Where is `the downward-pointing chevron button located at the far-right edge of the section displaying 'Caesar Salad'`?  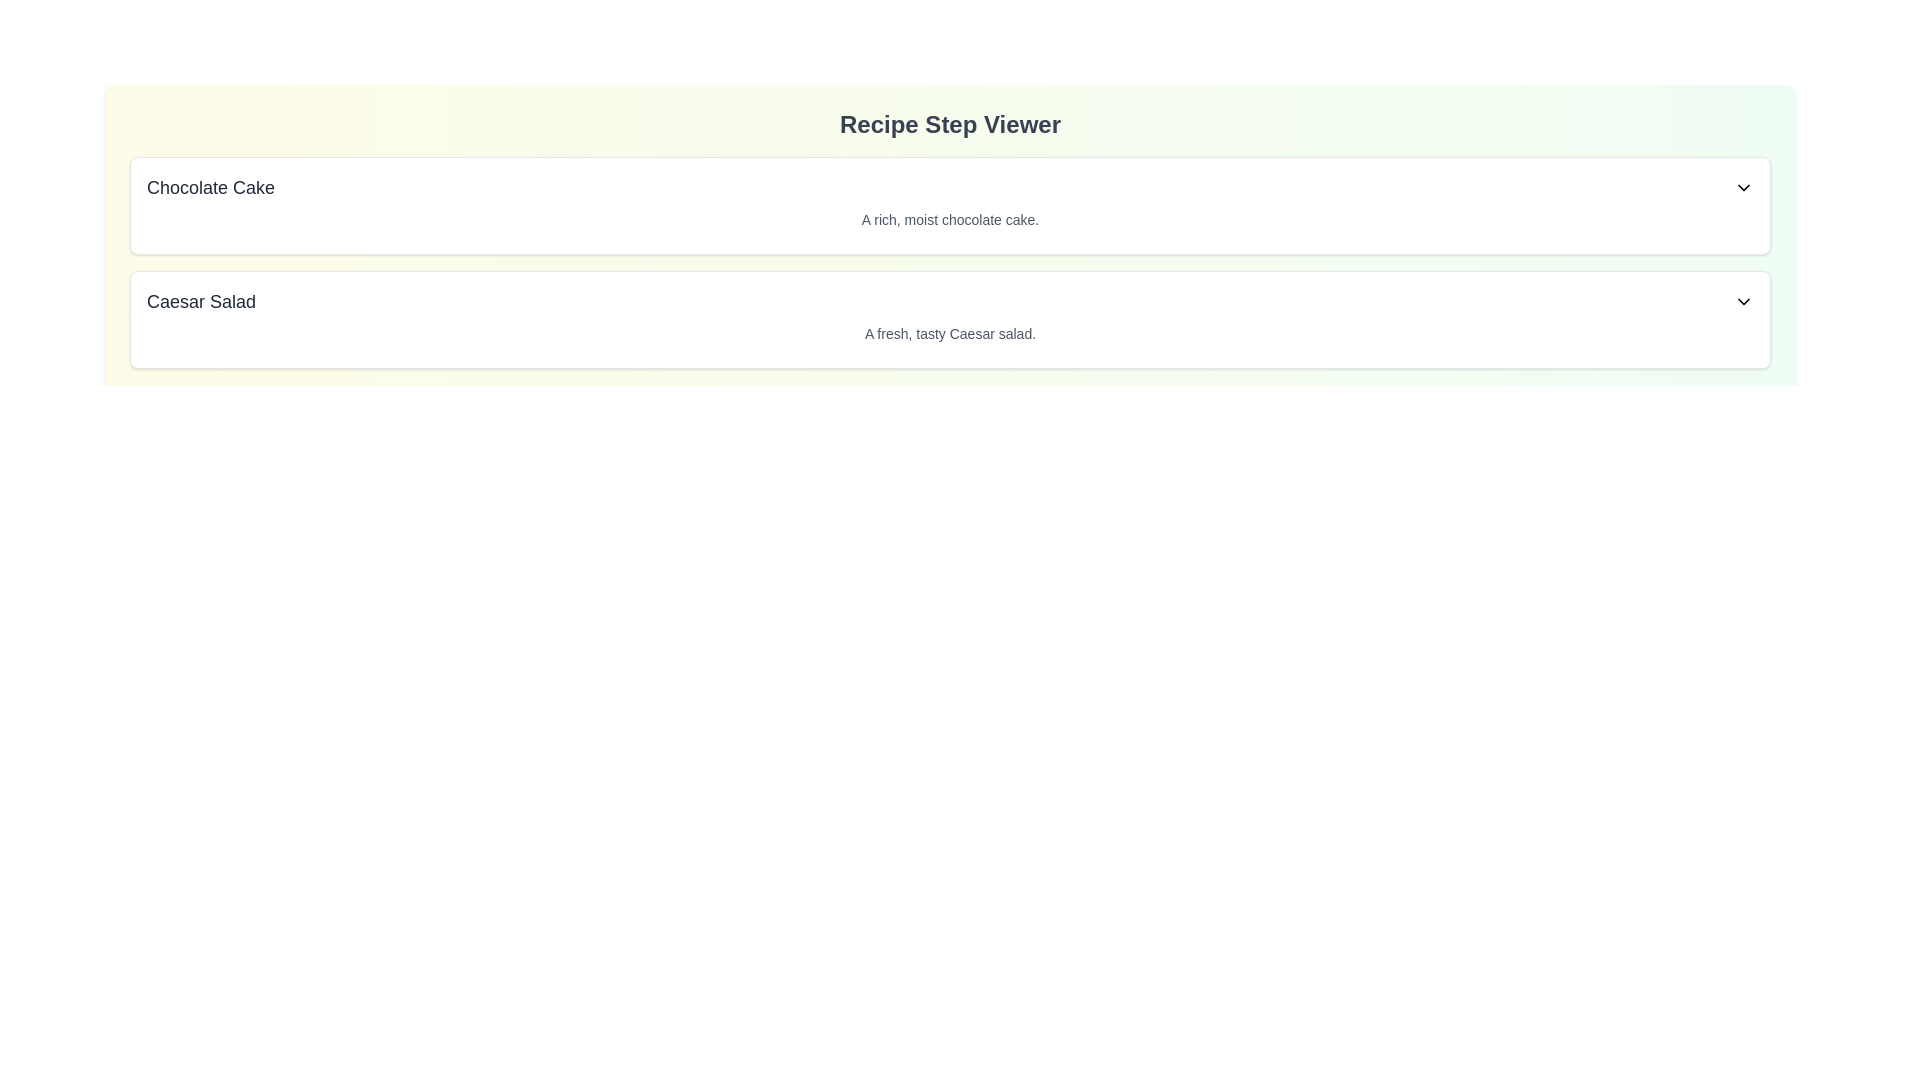
the downward-pointing chevron button located at the far-right edge of the section displaying 'Caesar Salad' is located at coordinates (1742, 301).